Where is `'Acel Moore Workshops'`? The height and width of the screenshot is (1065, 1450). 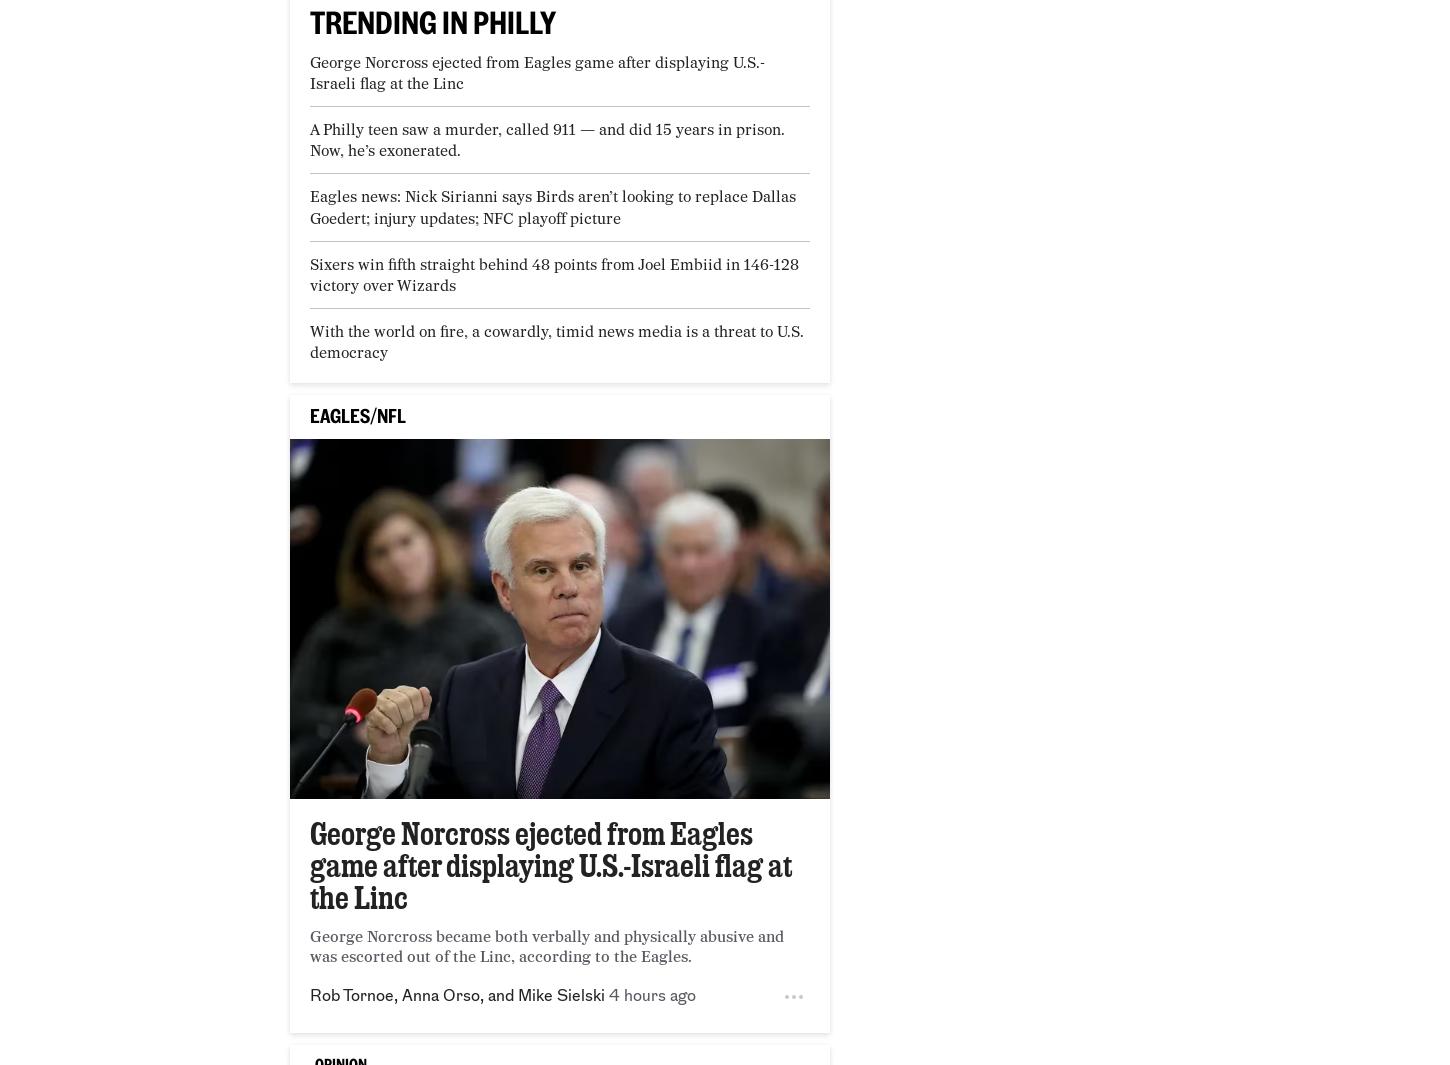 'Acel Moore Workshops' is located at coordinates (218, 949).